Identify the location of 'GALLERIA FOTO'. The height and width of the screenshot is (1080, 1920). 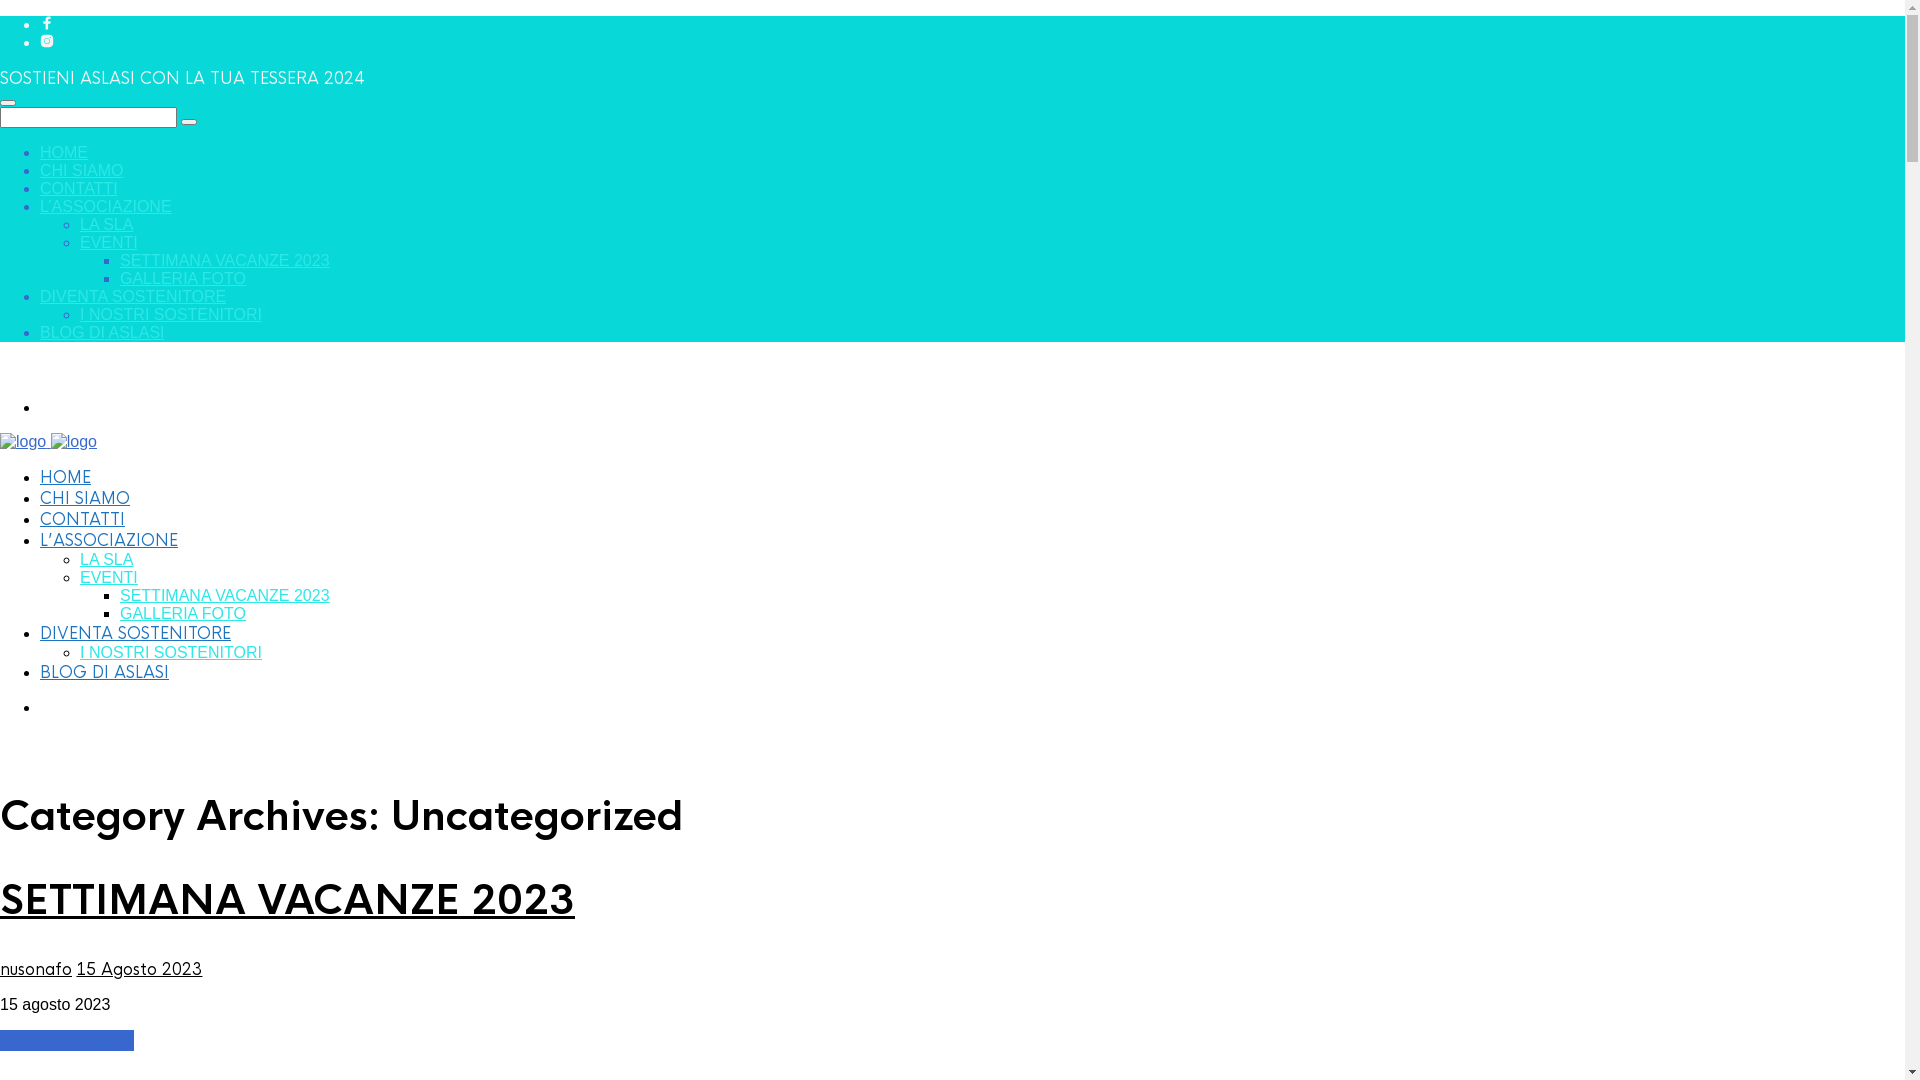
(119, 278).